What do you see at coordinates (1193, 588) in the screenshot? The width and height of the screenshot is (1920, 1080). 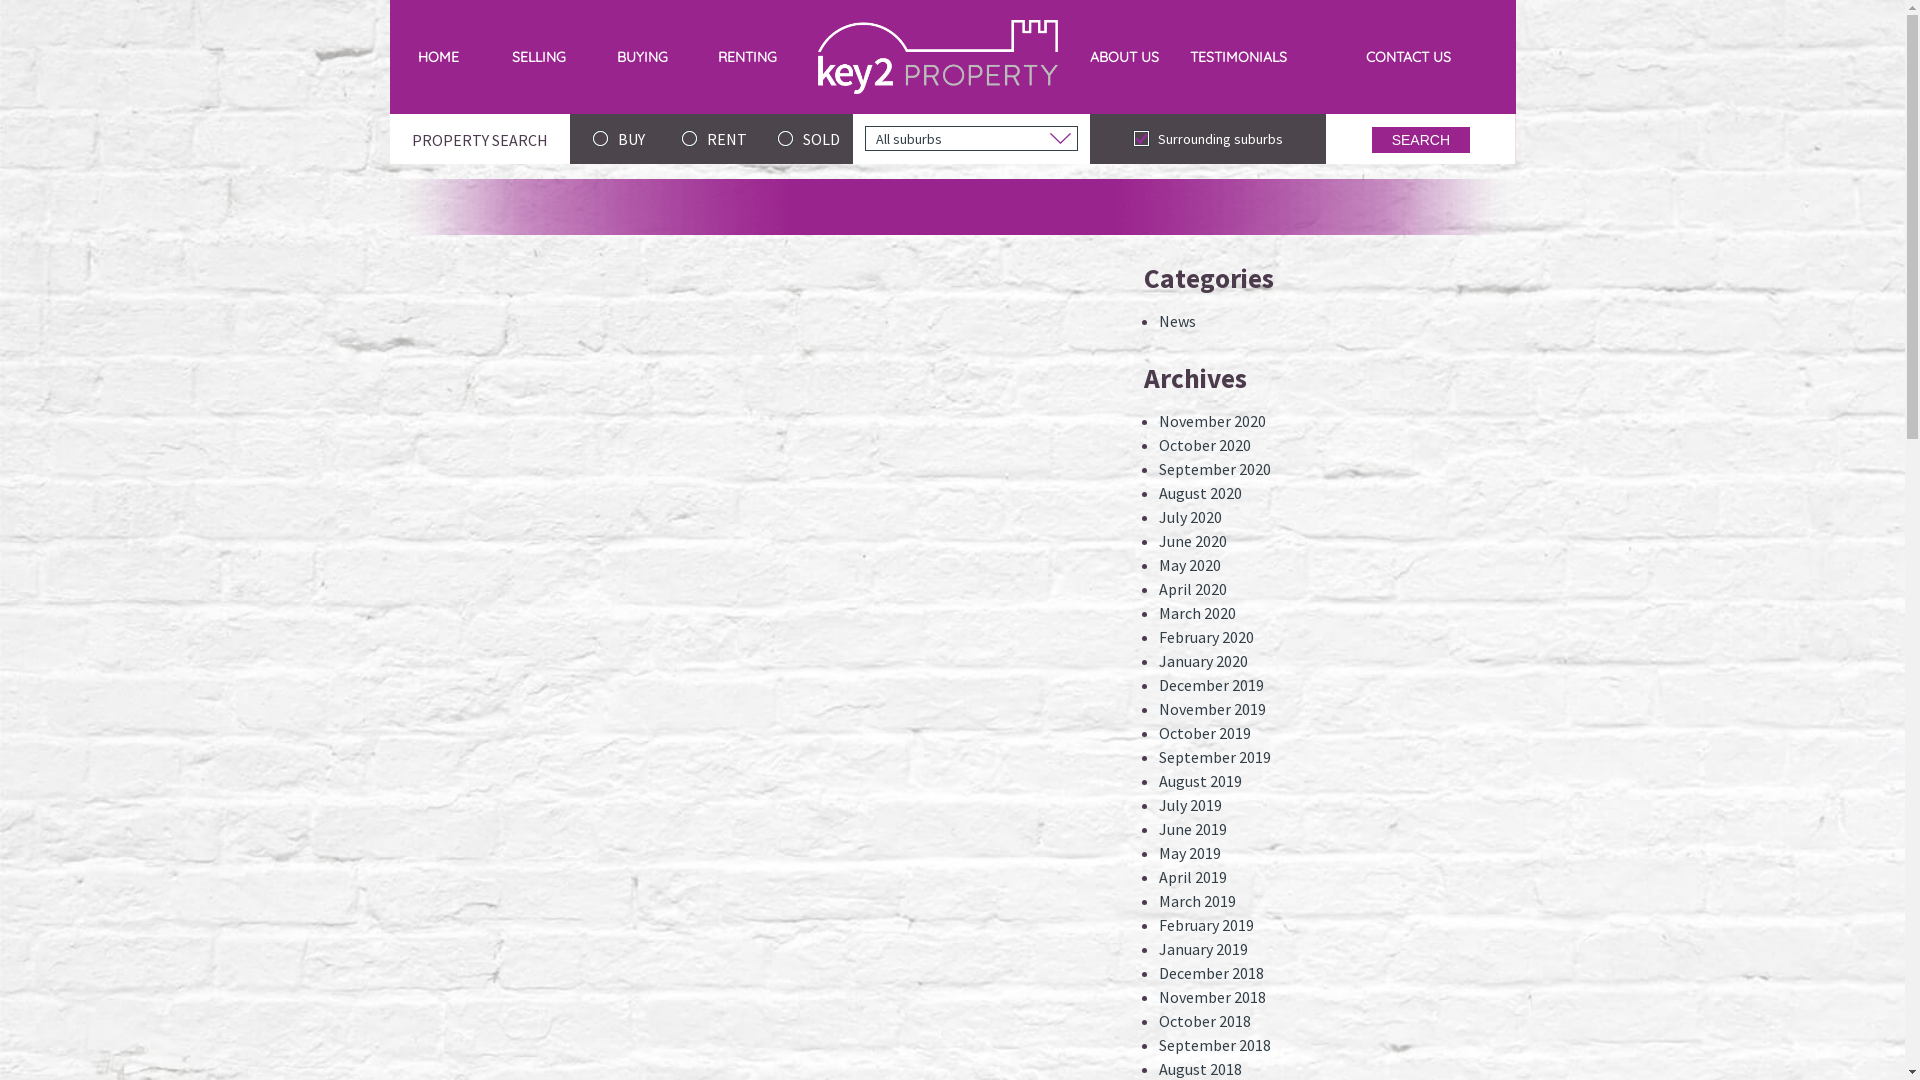 I see `'April 2020'` at bounding box center [1193, 588].